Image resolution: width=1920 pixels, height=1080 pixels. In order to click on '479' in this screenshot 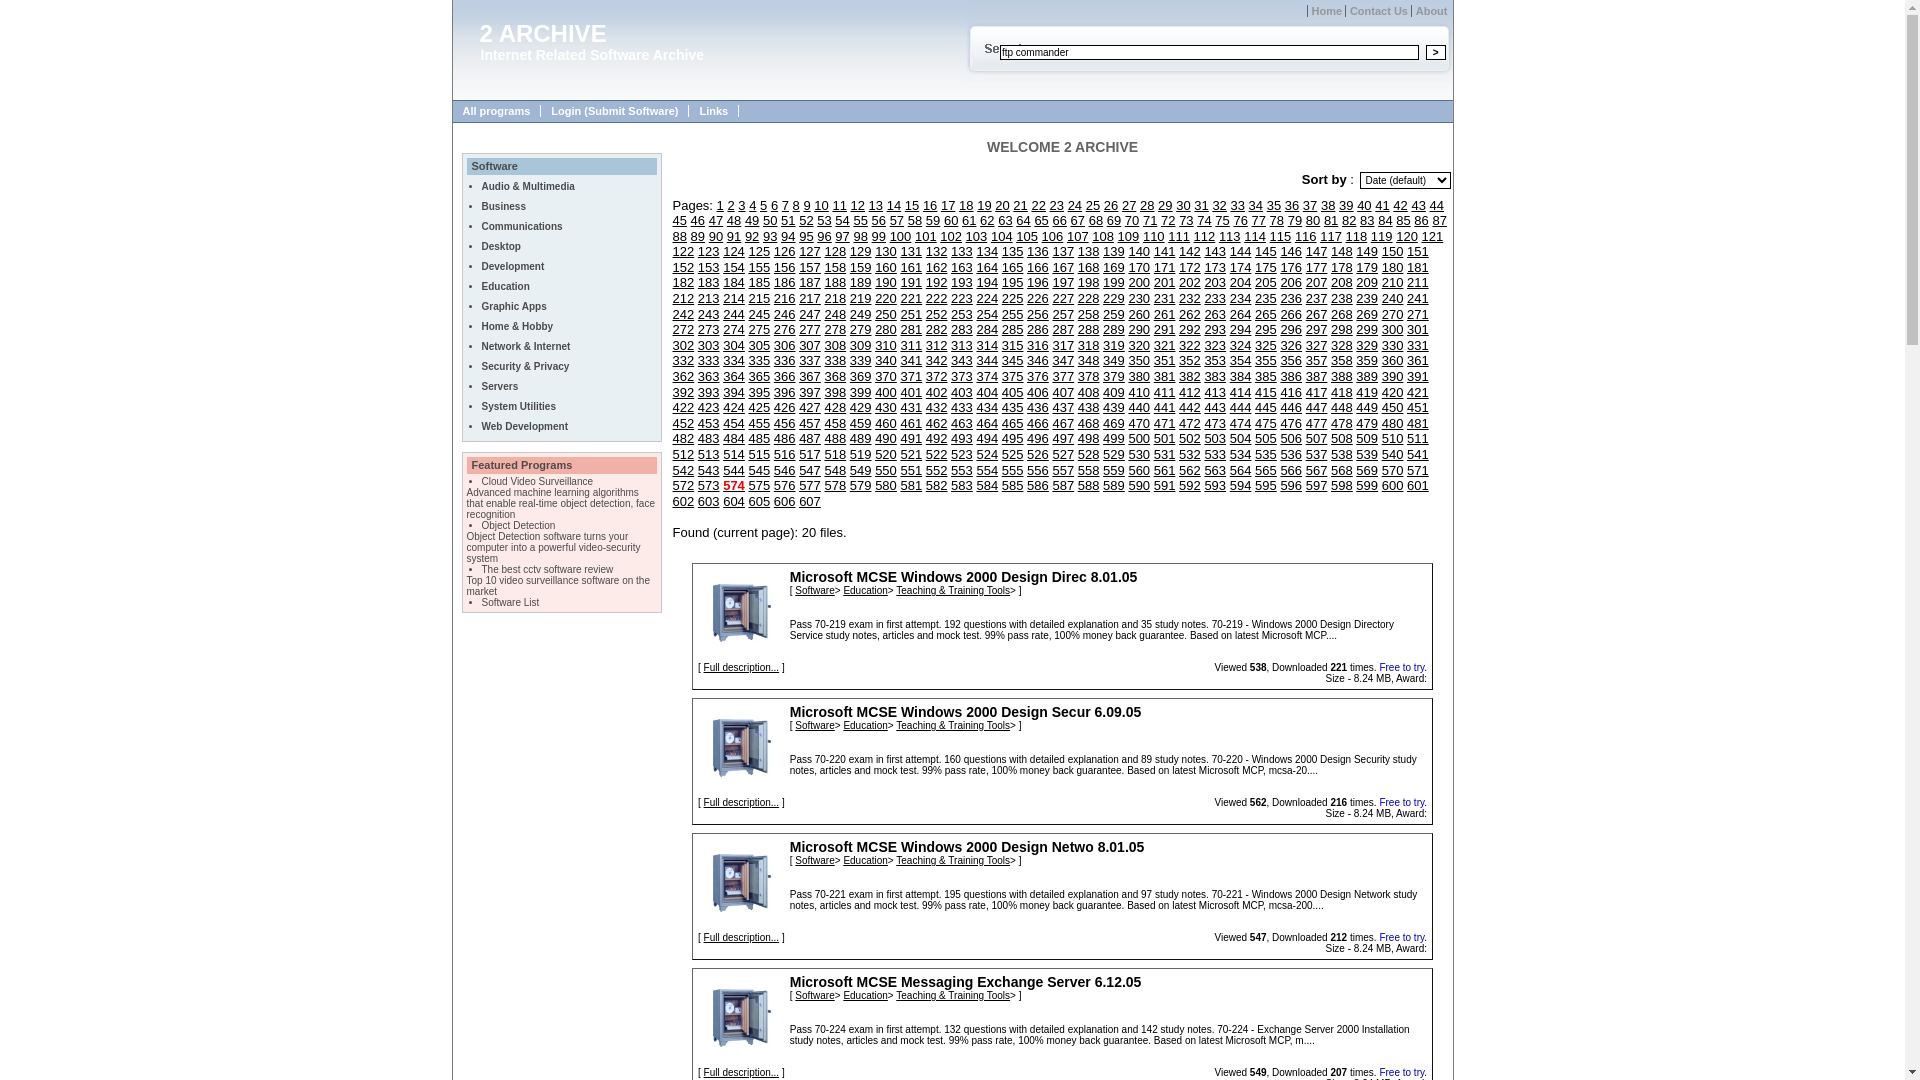, I will do `click(1366, 422)`.